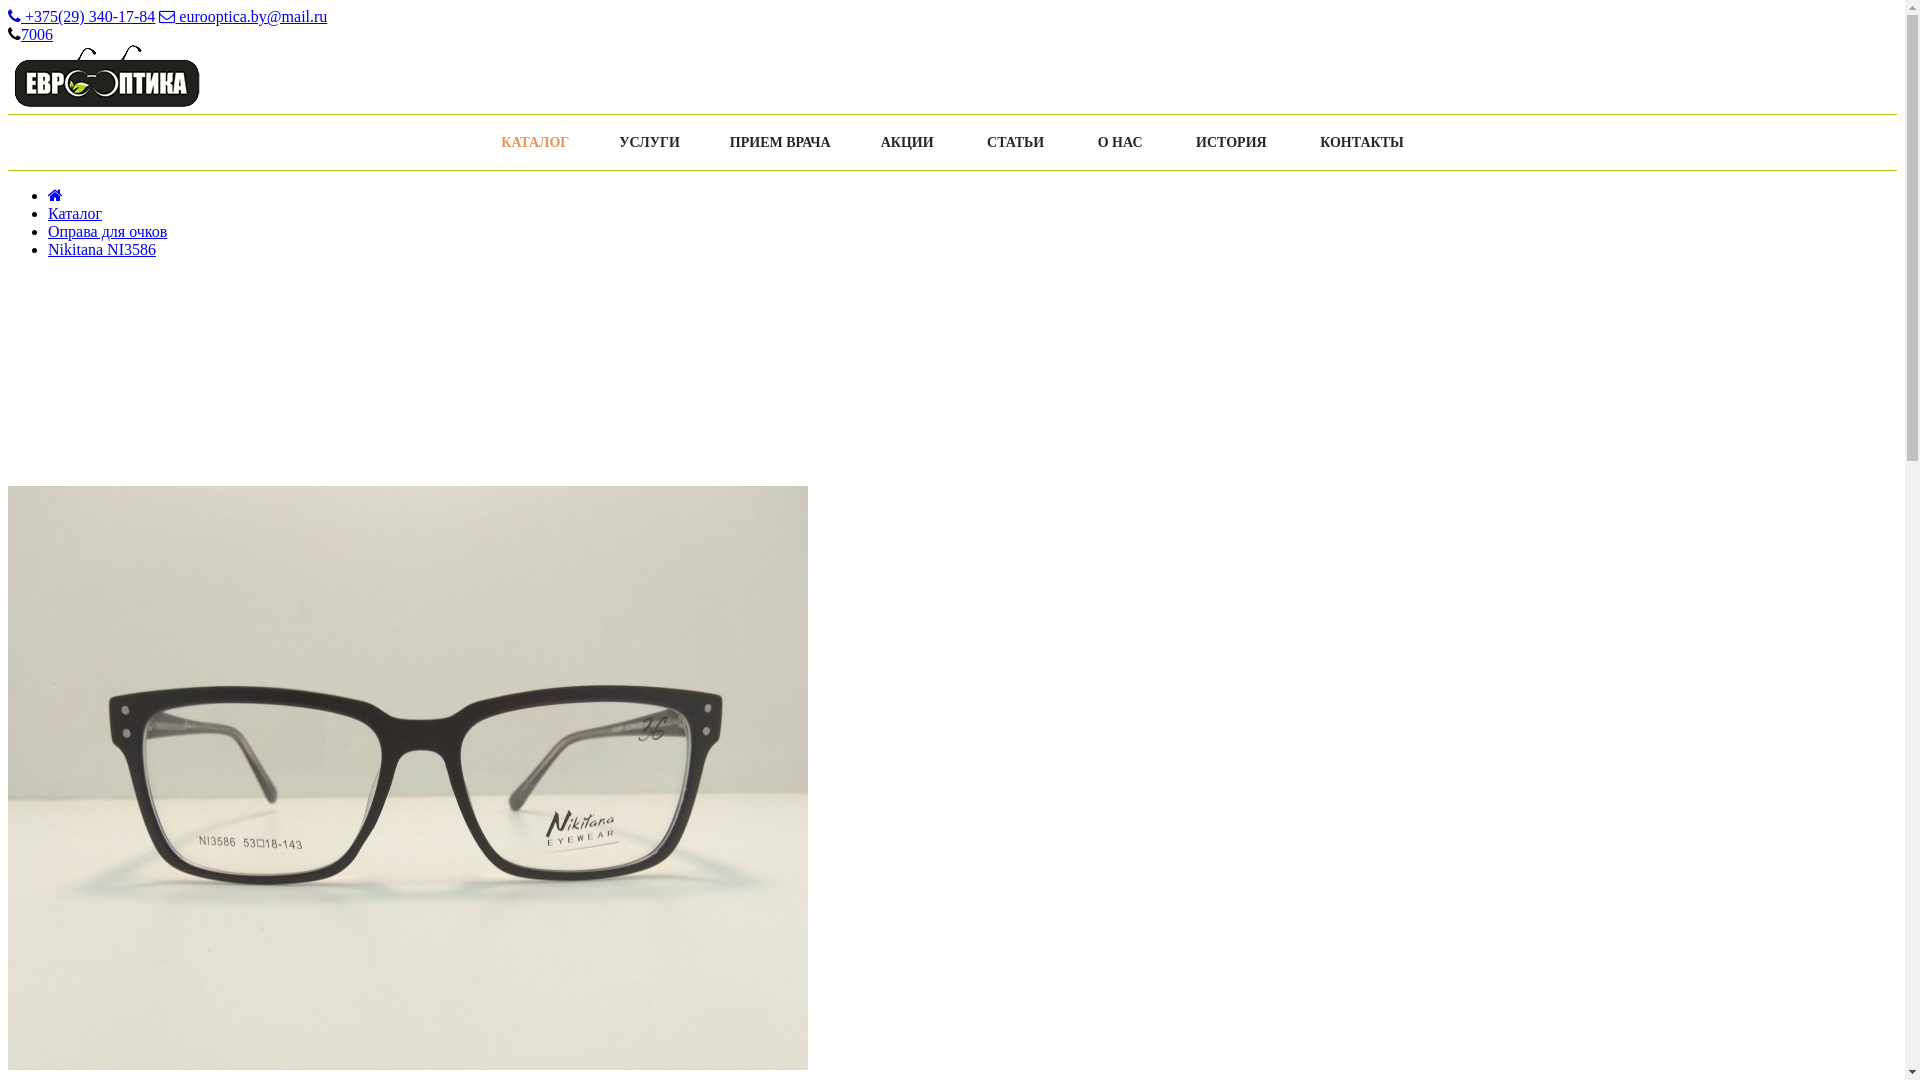 Image resolution: width=1920 pixels, height=1080 pixels. What do you see at coordinates (37, 34) in the screenshot?
I see `'7006'` at bounding box center [37, 34].